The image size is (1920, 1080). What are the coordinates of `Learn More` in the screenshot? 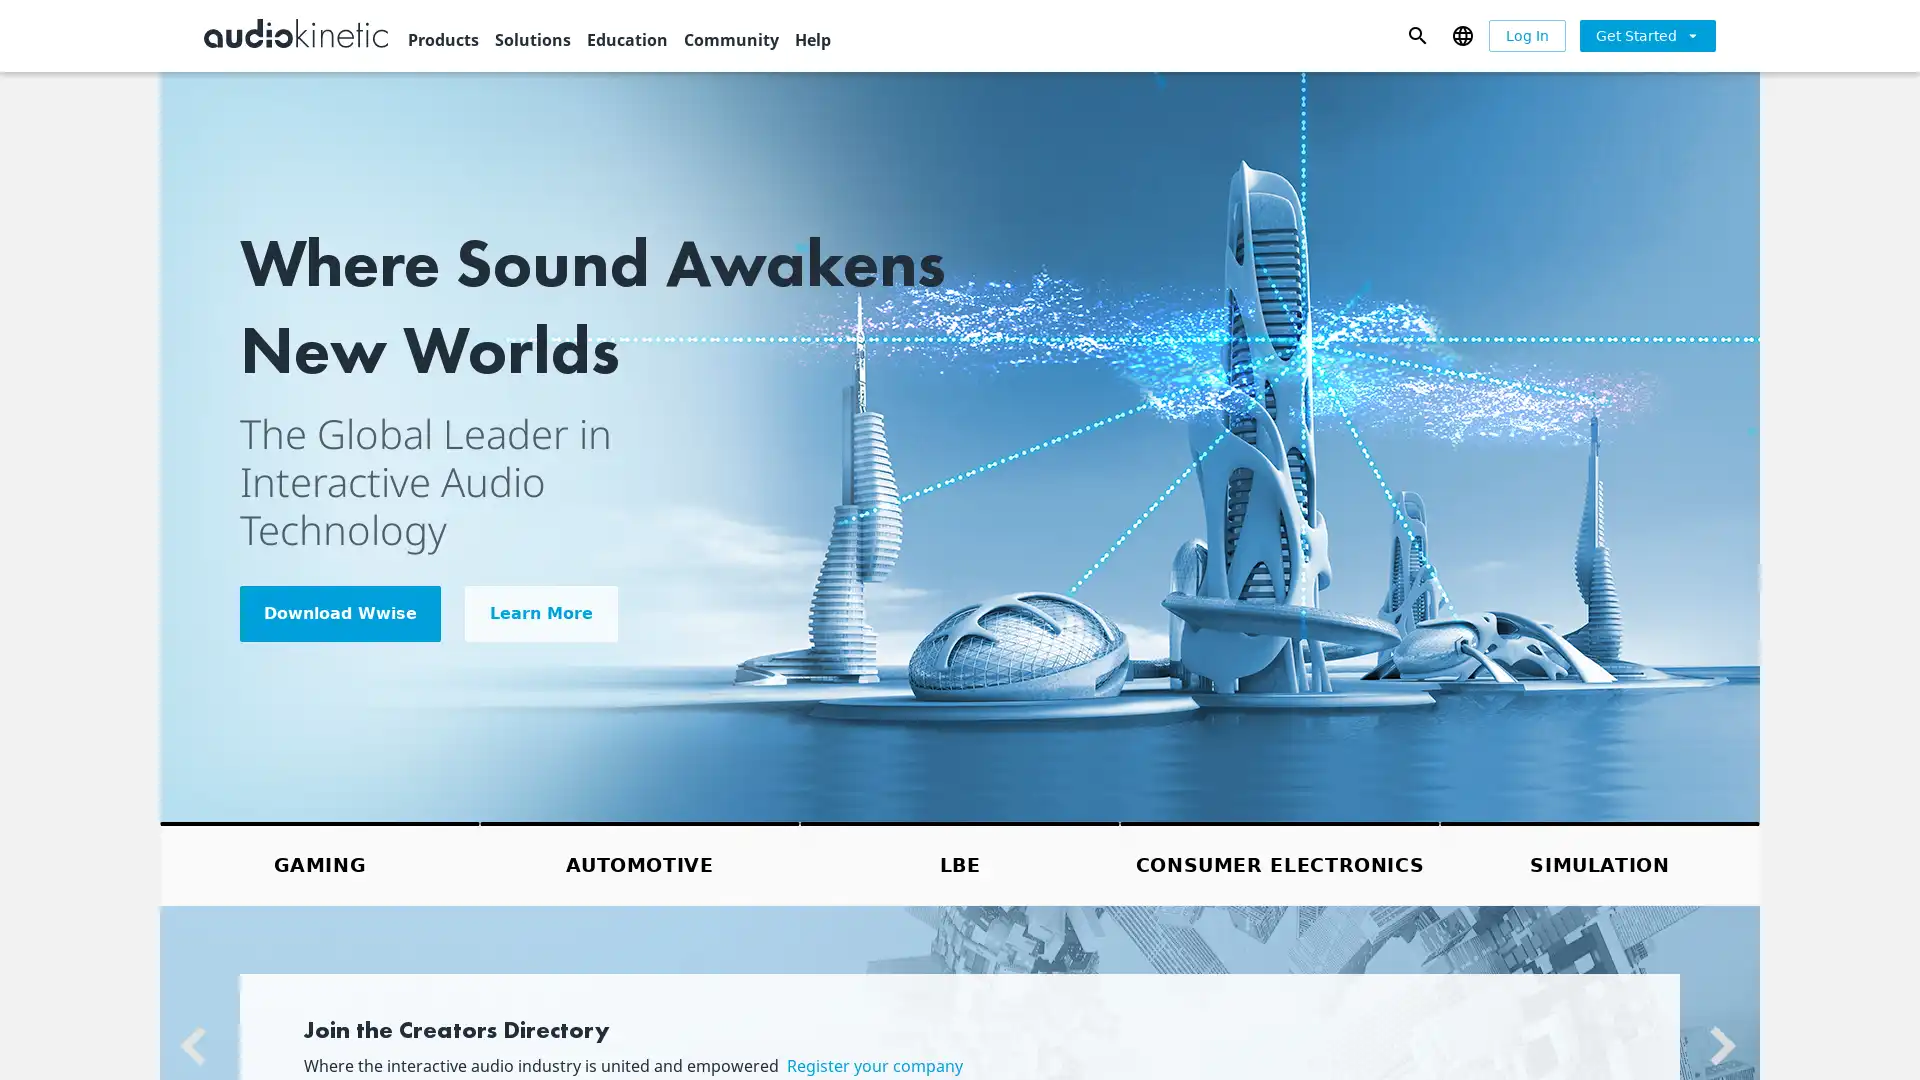 It's located at (541, 612).